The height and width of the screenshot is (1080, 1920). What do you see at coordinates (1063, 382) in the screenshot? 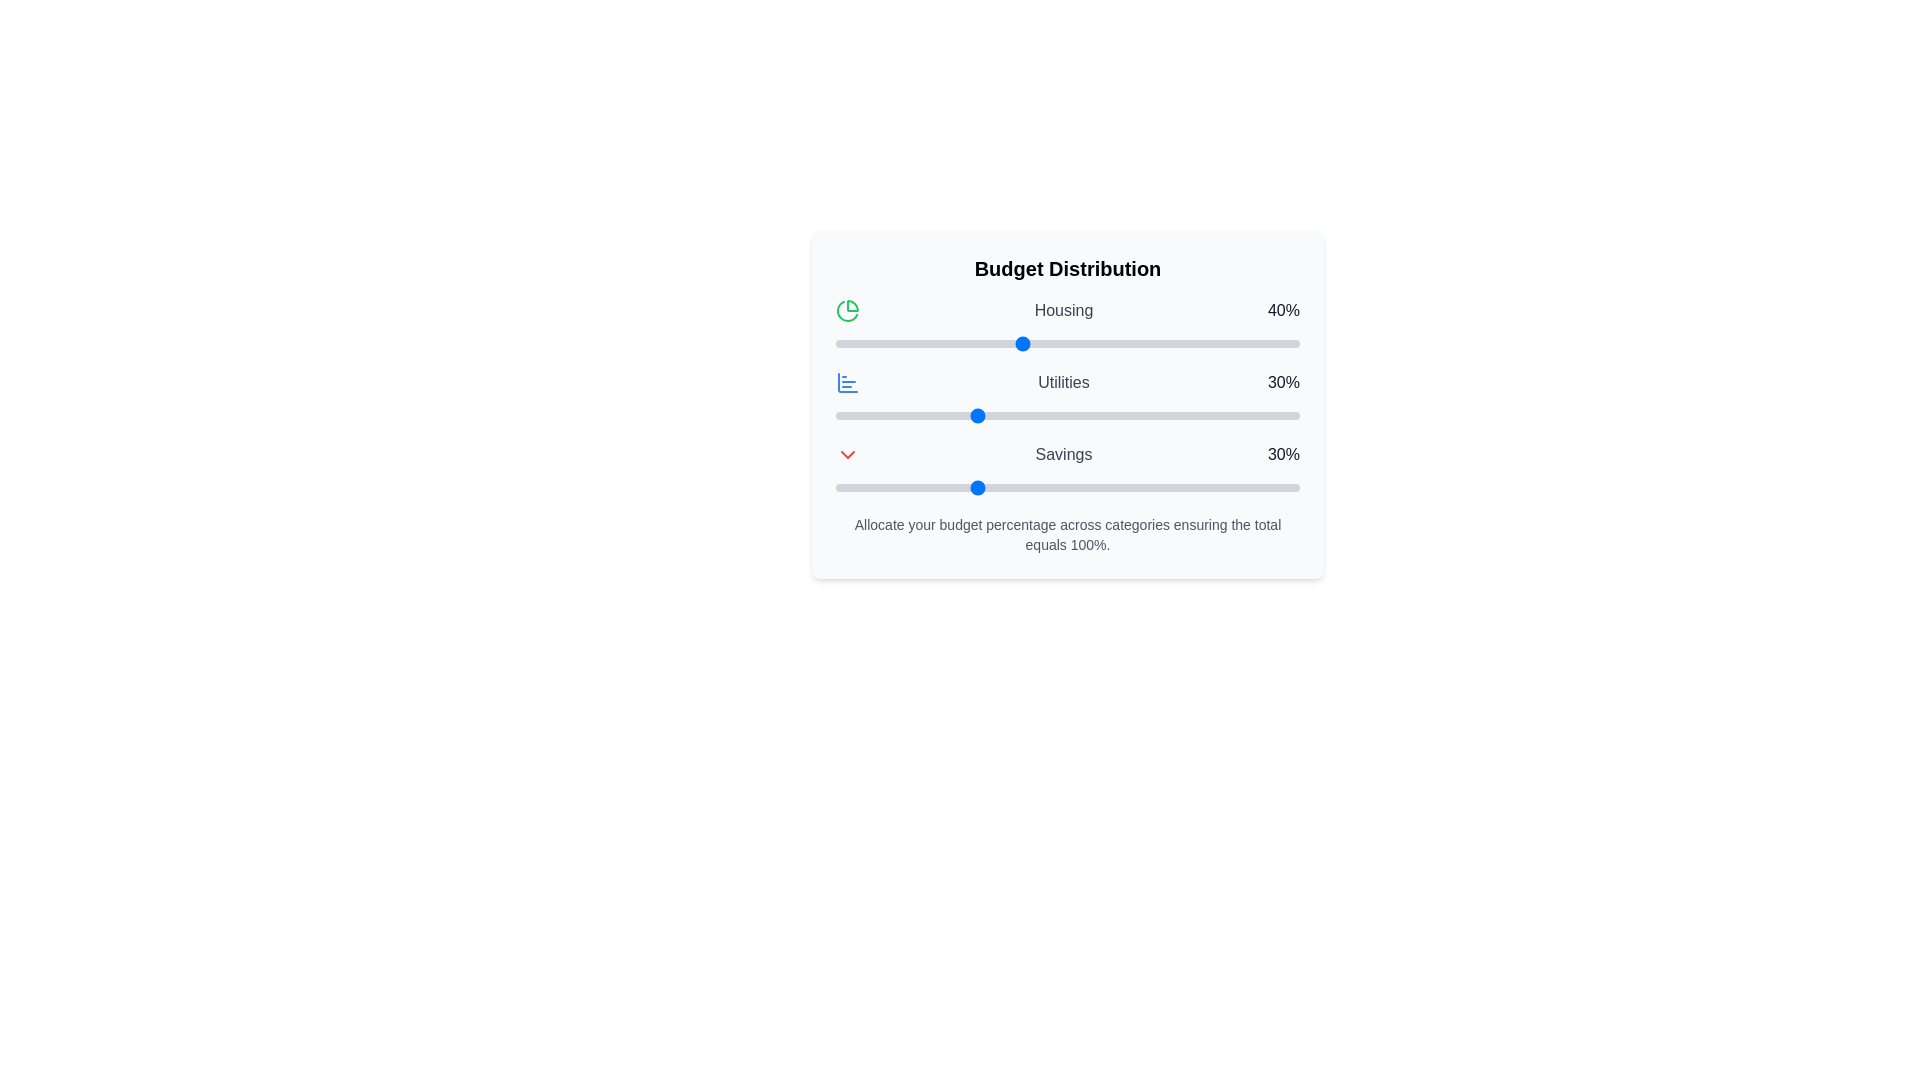
I see `the 'Utilities' text label in the budget distribution interface, which identifies the category and is located in the middle row of the budget distribution card` at bounding box center [1063, 382].